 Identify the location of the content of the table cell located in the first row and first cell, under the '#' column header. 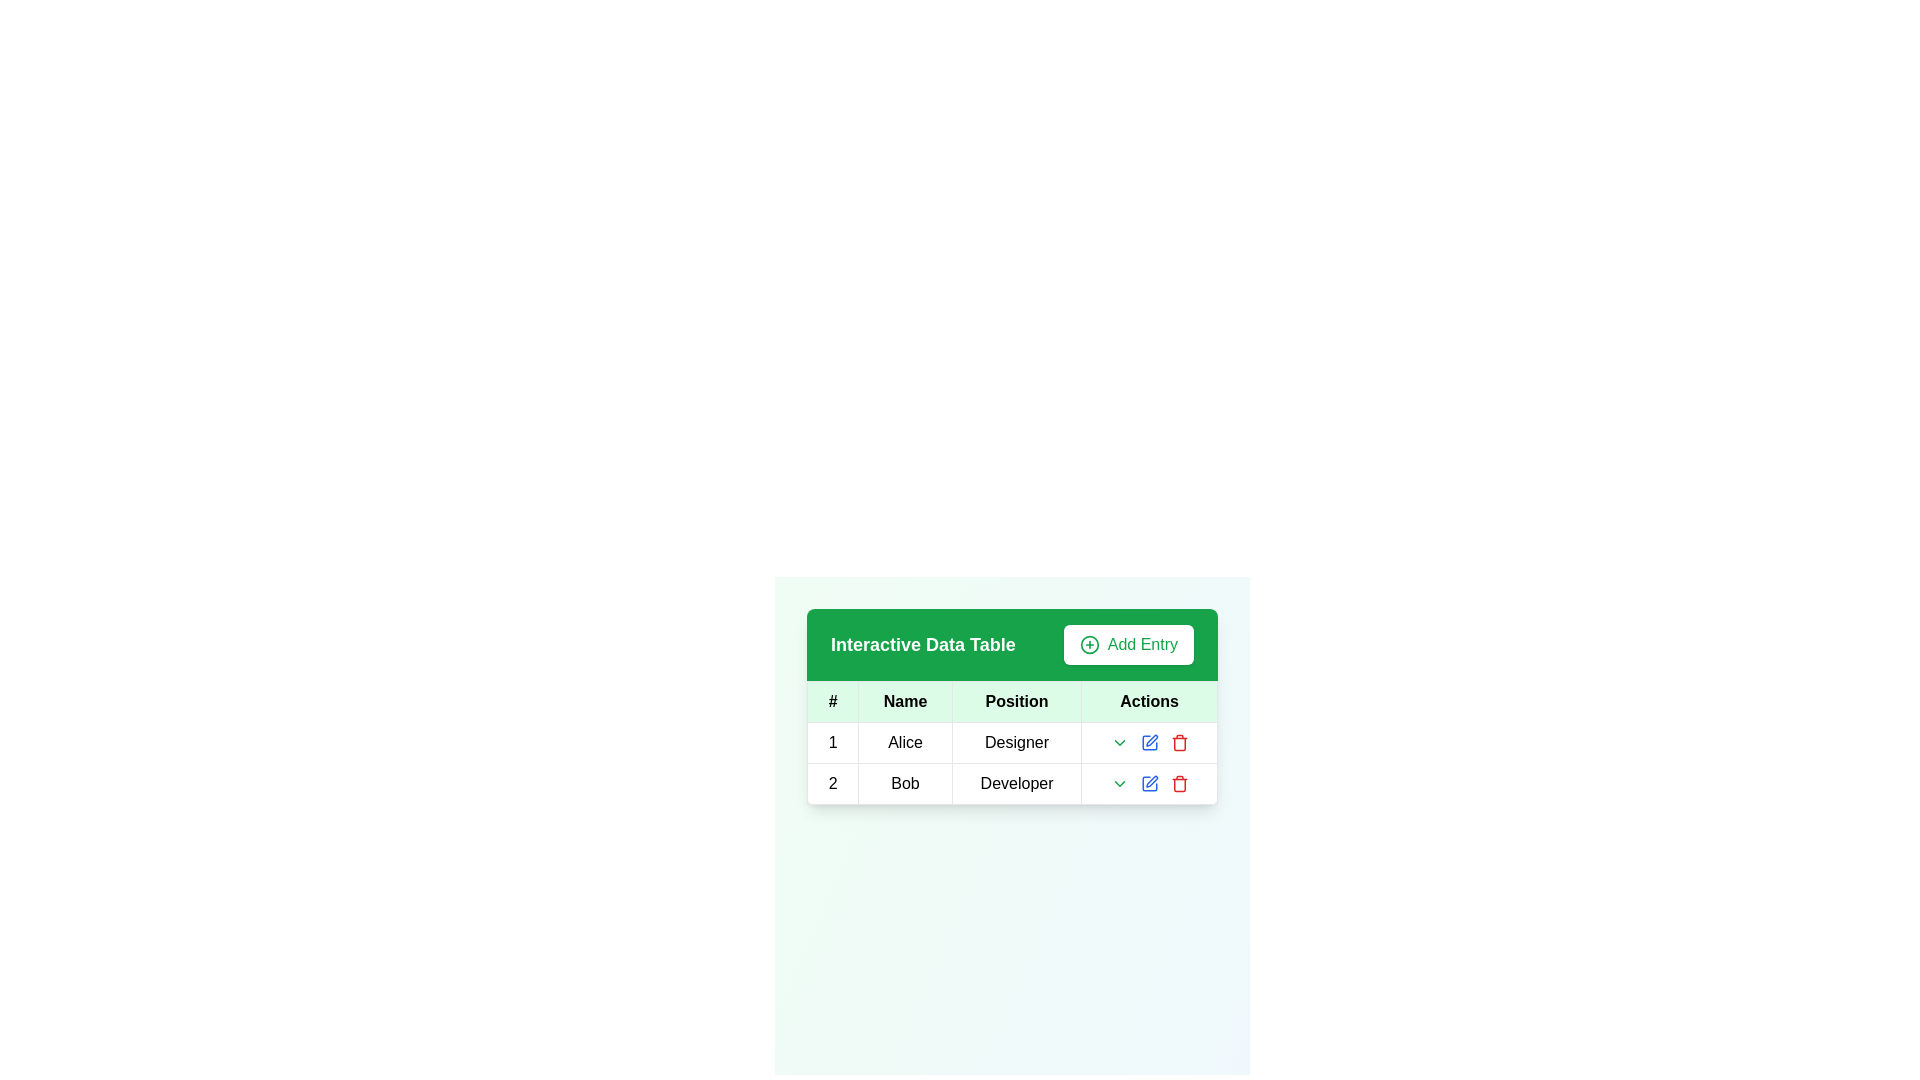
(833, 743).